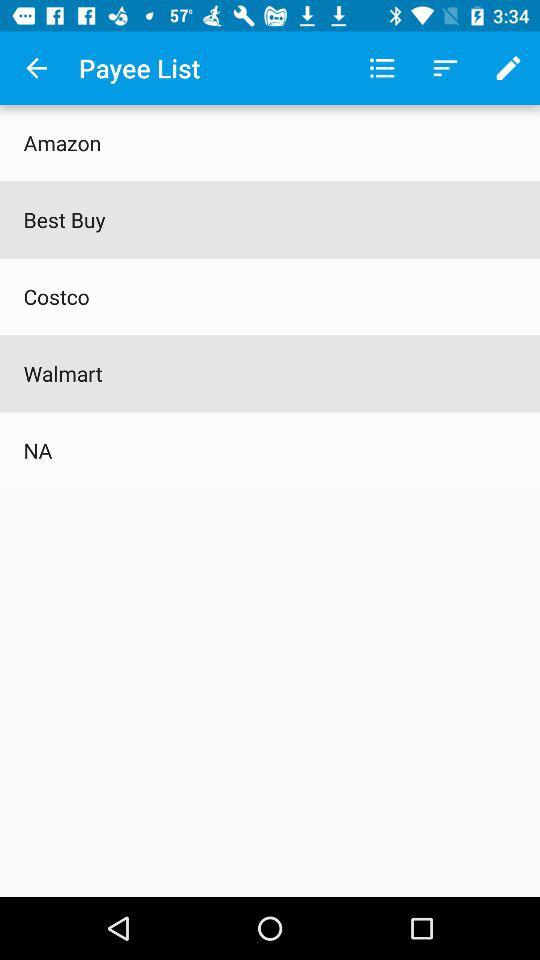  What do you see at coordinates (36, 68) in the screenshot?
I see `the app next to payee list` at bounding box center [36, 68].